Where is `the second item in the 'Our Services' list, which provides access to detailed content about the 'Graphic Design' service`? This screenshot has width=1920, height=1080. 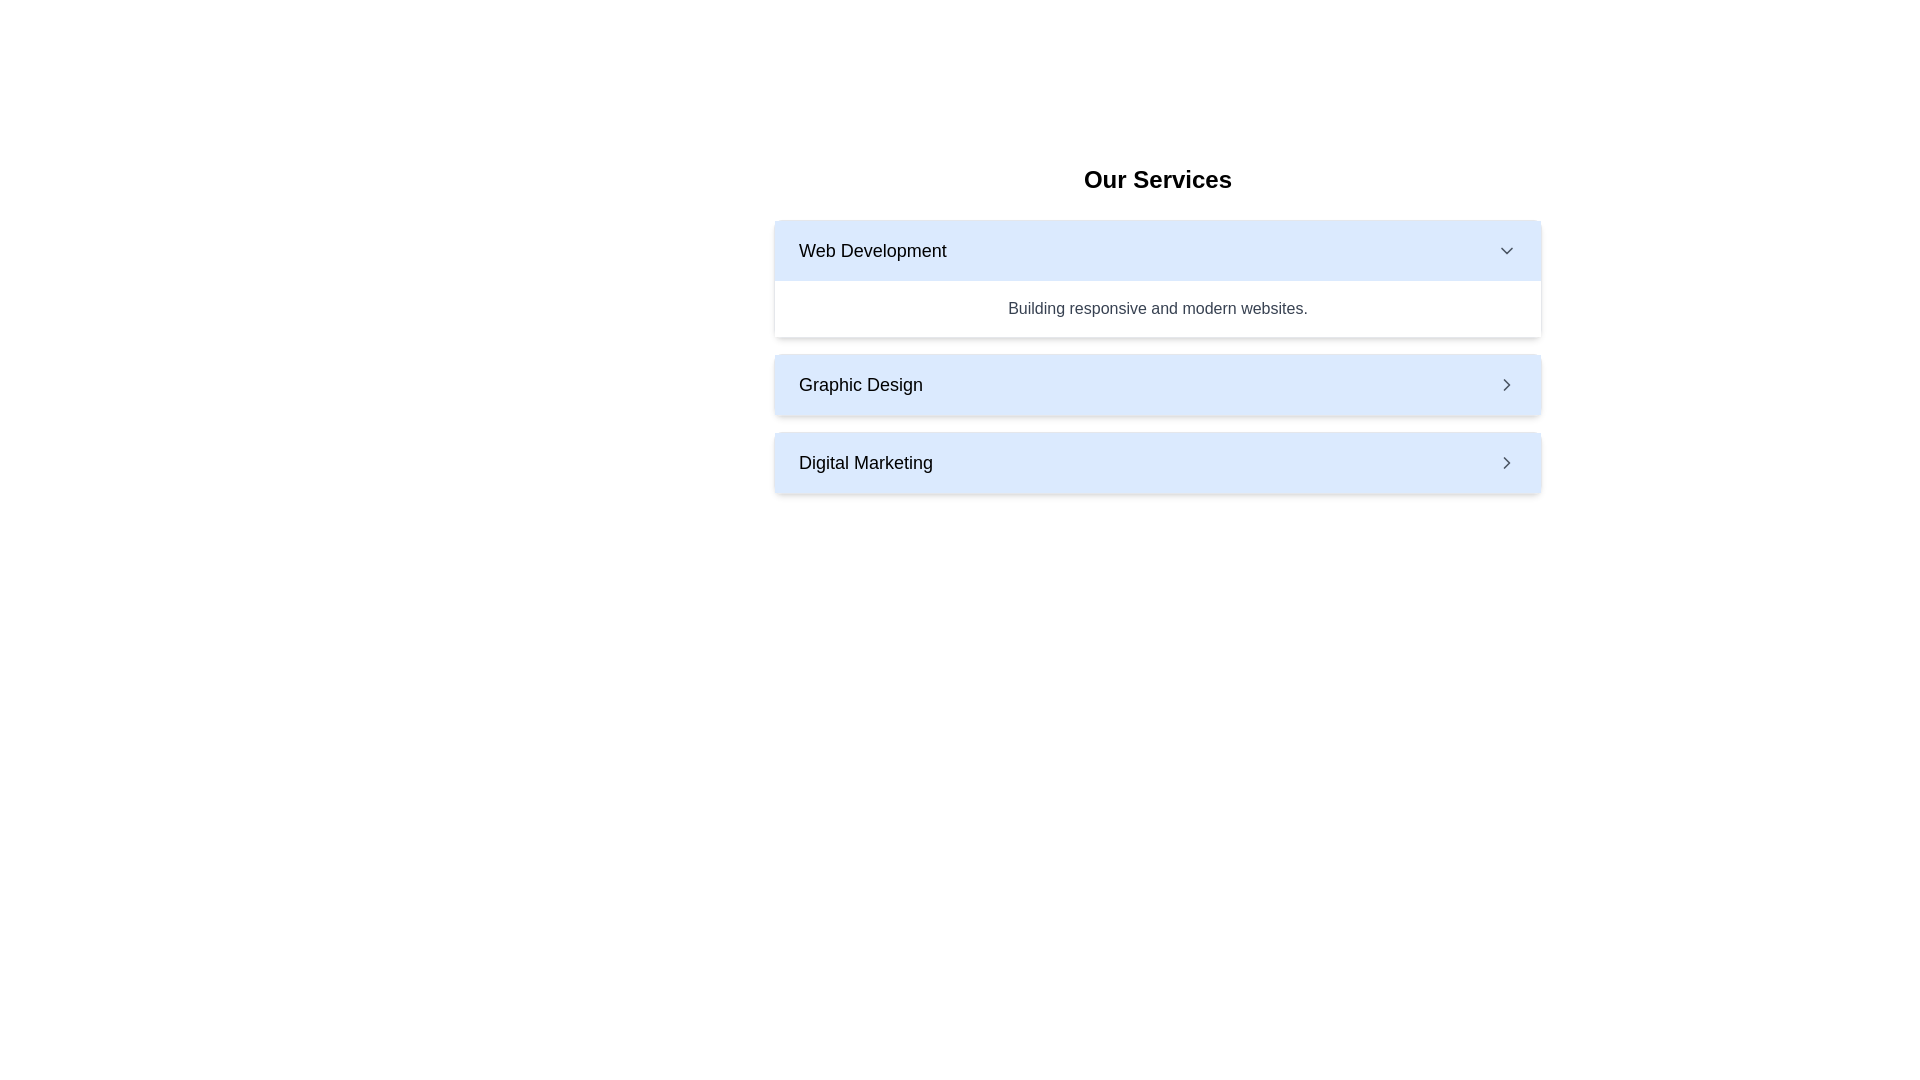 the second item in the 'Our Services' list, which provides access to detailed content about the 'Graphic Design' service is located at coordinates (1157, 356).